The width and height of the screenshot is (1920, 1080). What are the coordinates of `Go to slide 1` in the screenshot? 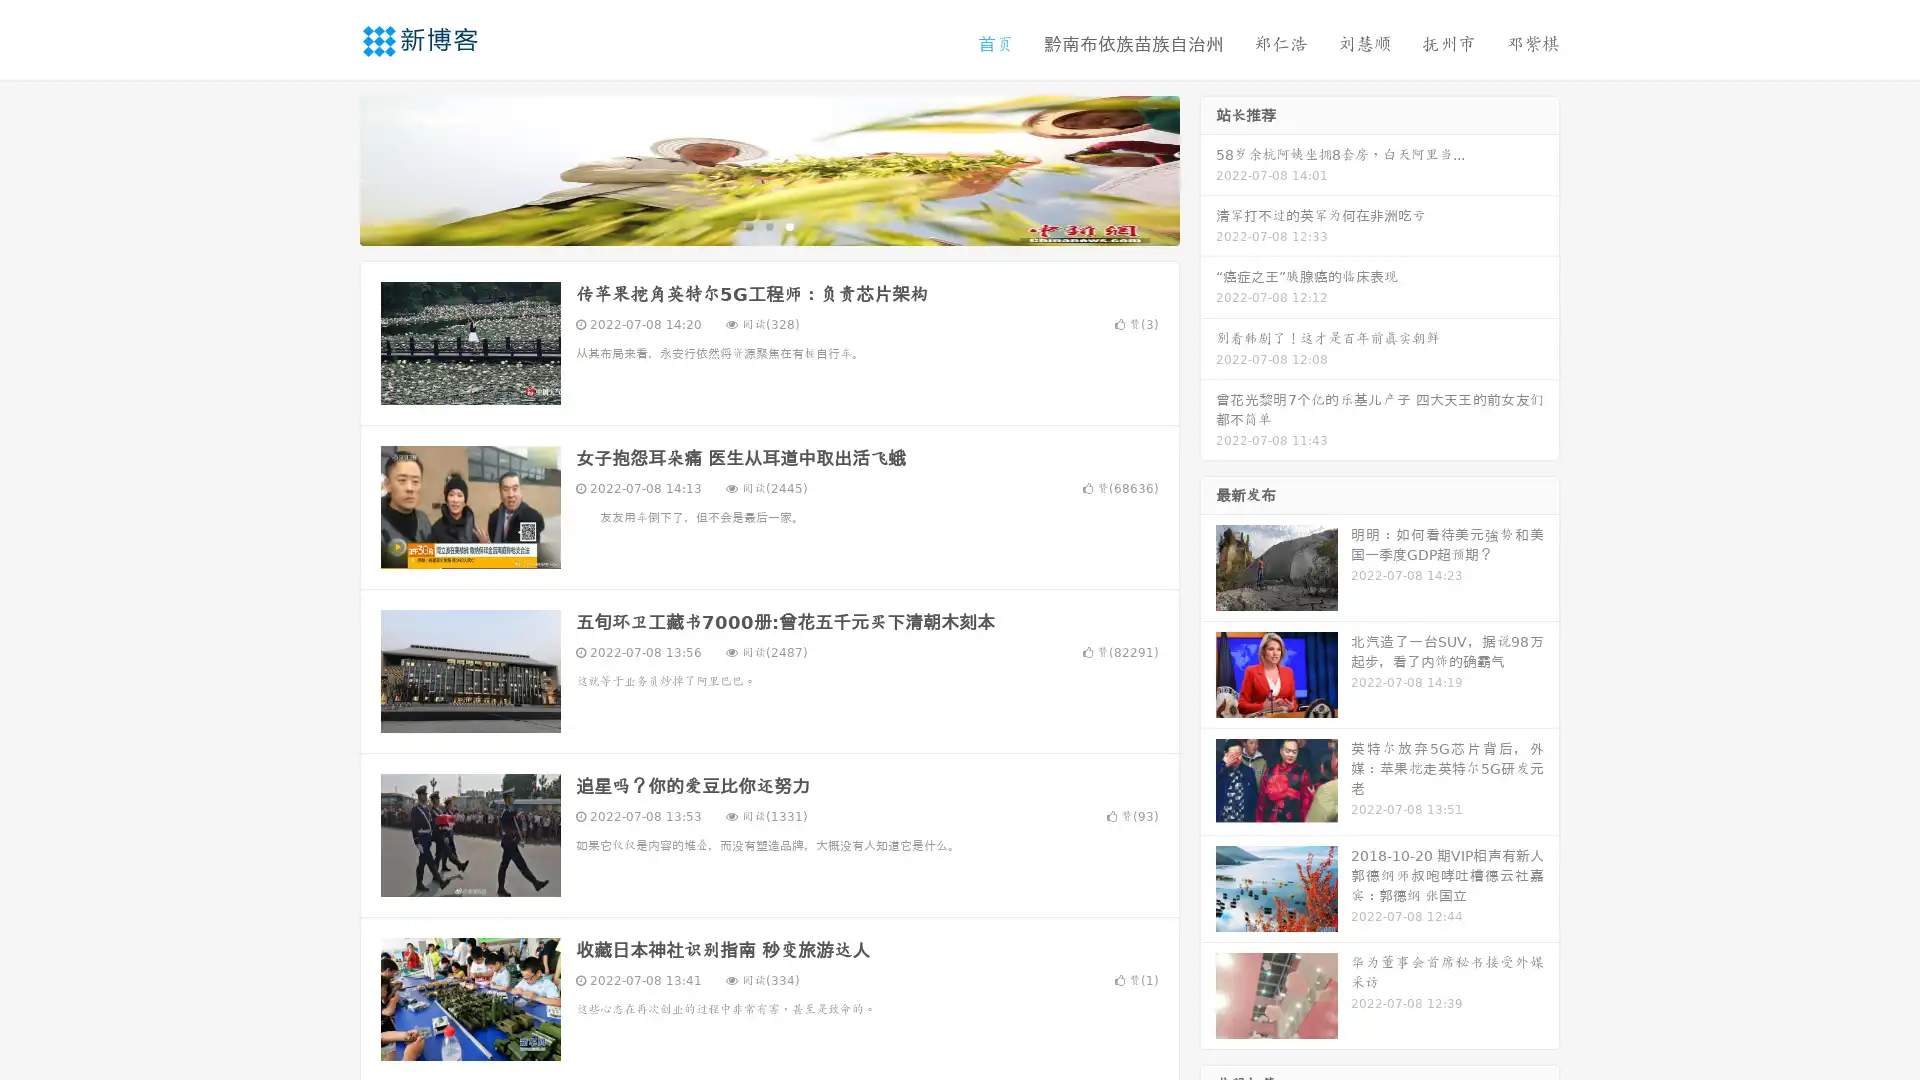 It's located at (748, 225).